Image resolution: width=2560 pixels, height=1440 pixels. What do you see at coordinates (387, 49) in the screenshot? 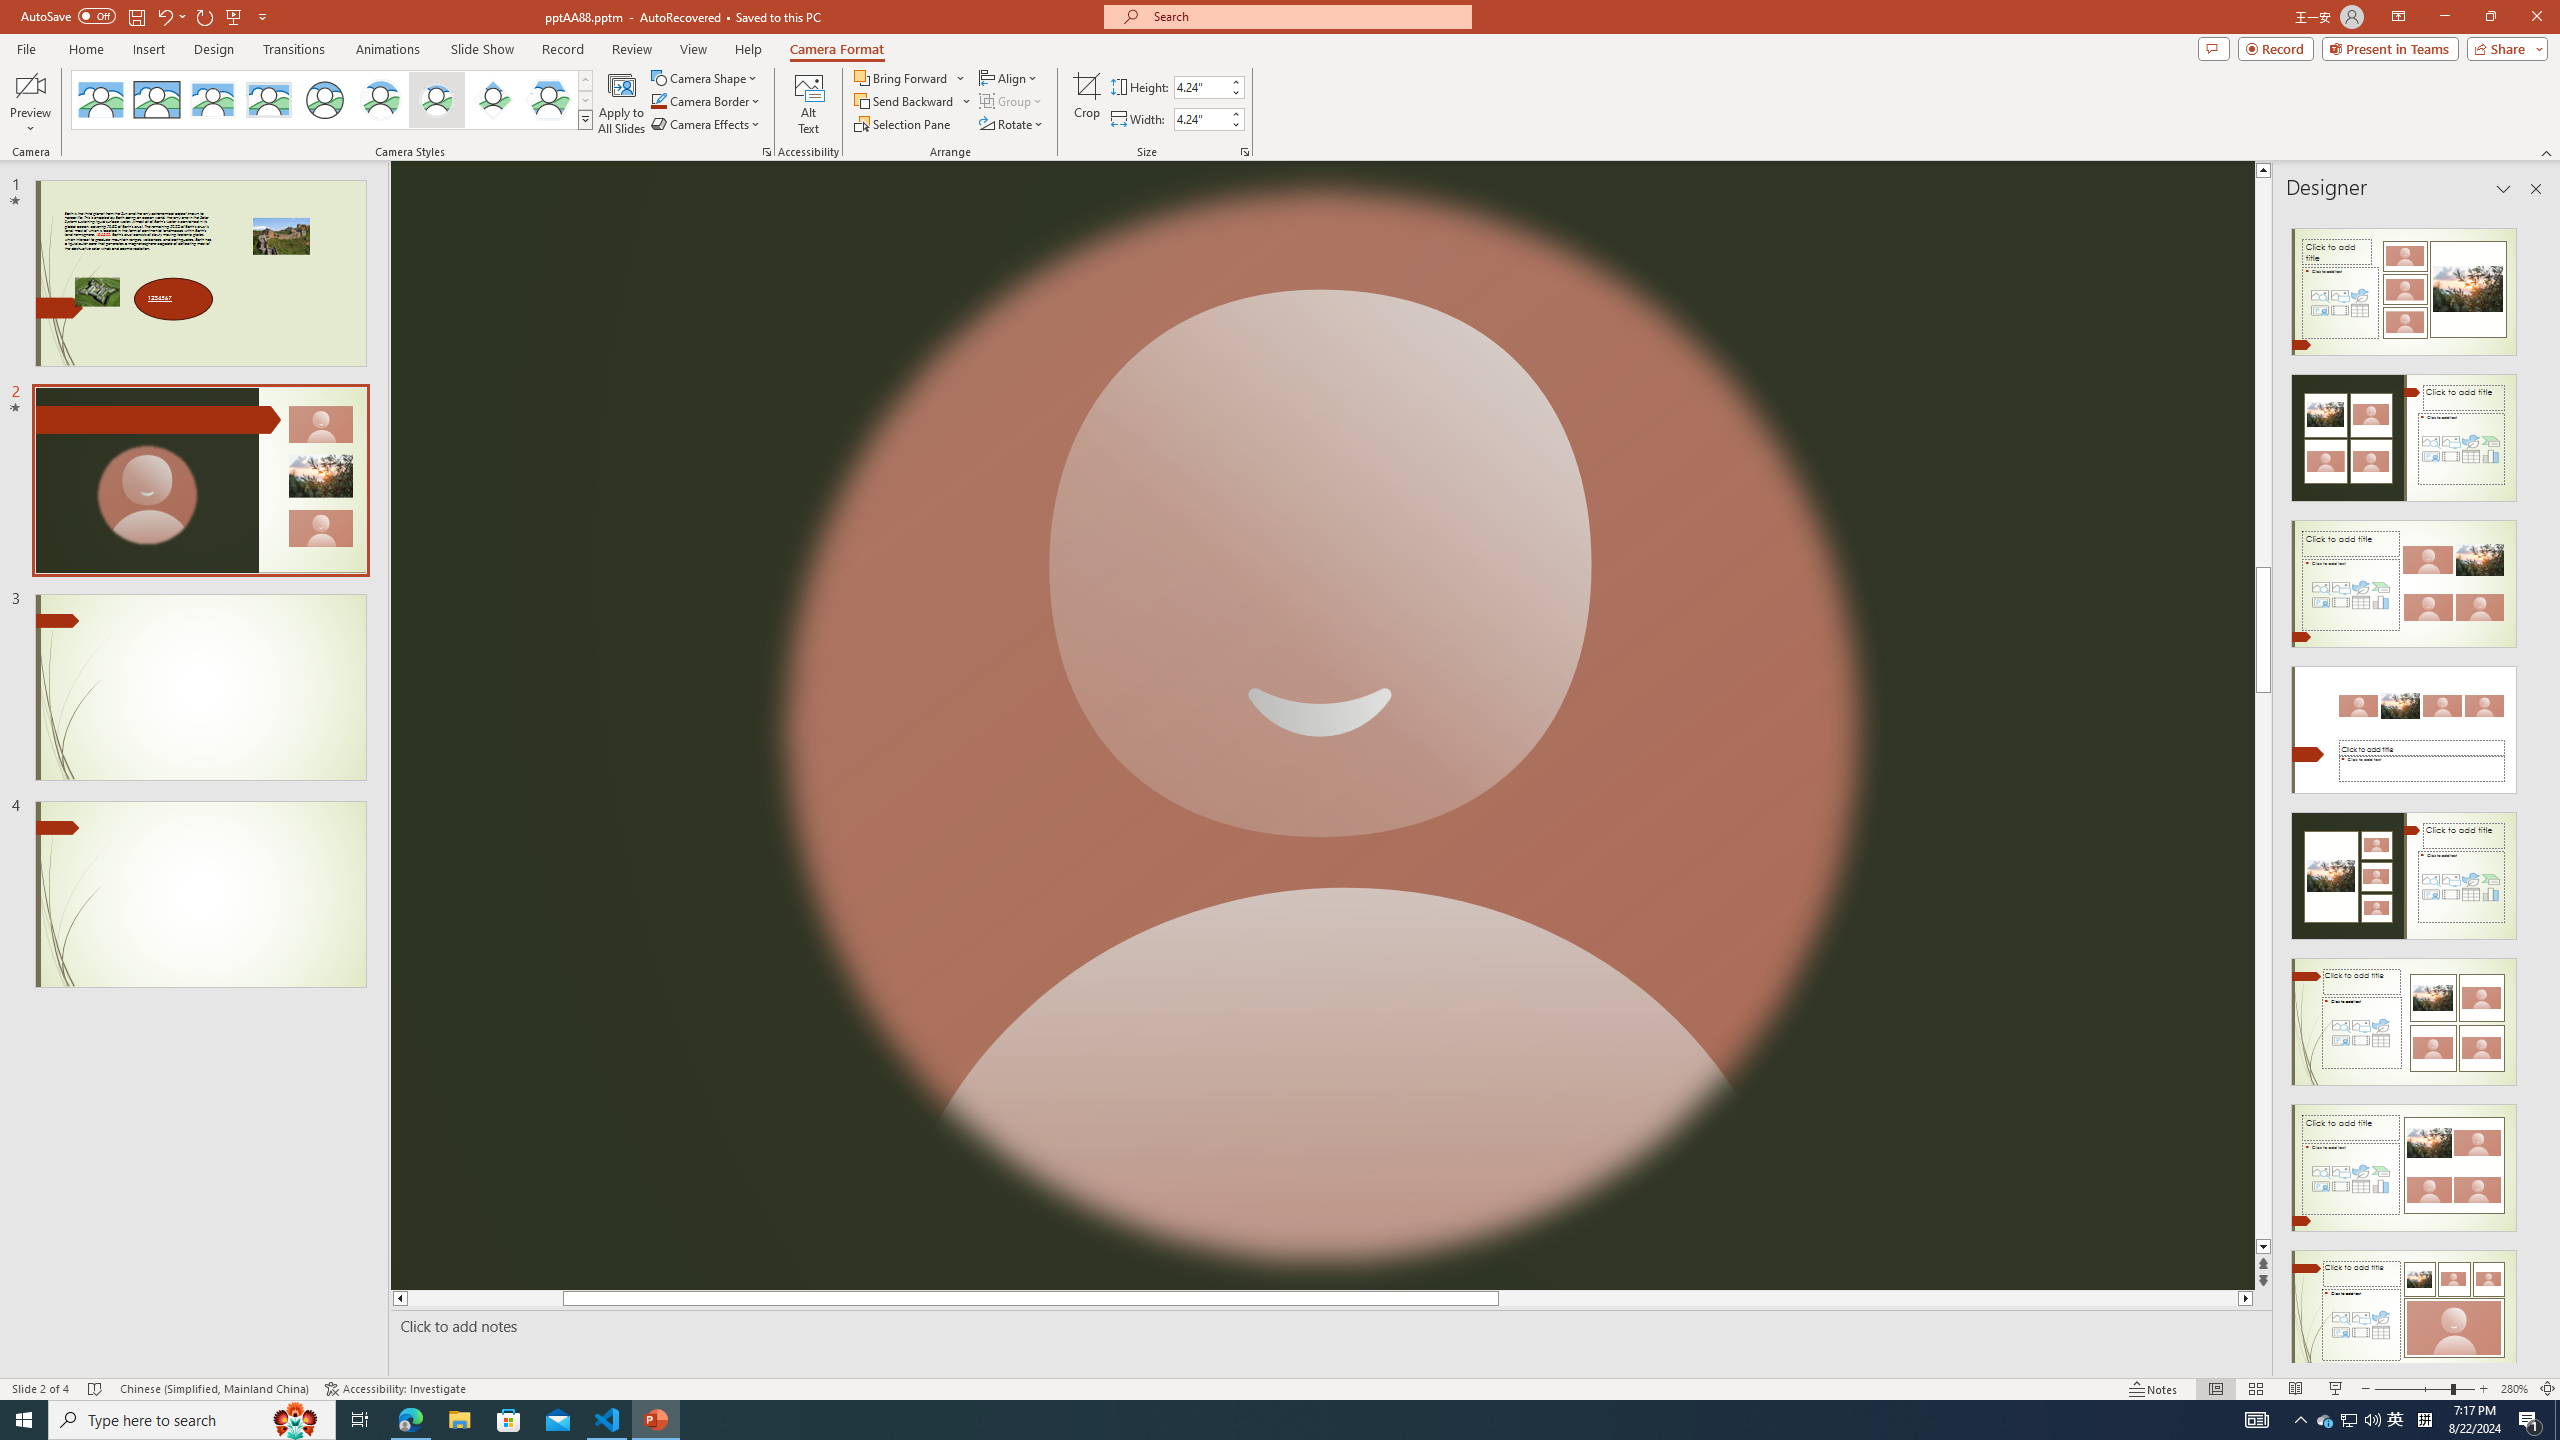
I see `'Animations'` at bounding box center [387, 49].